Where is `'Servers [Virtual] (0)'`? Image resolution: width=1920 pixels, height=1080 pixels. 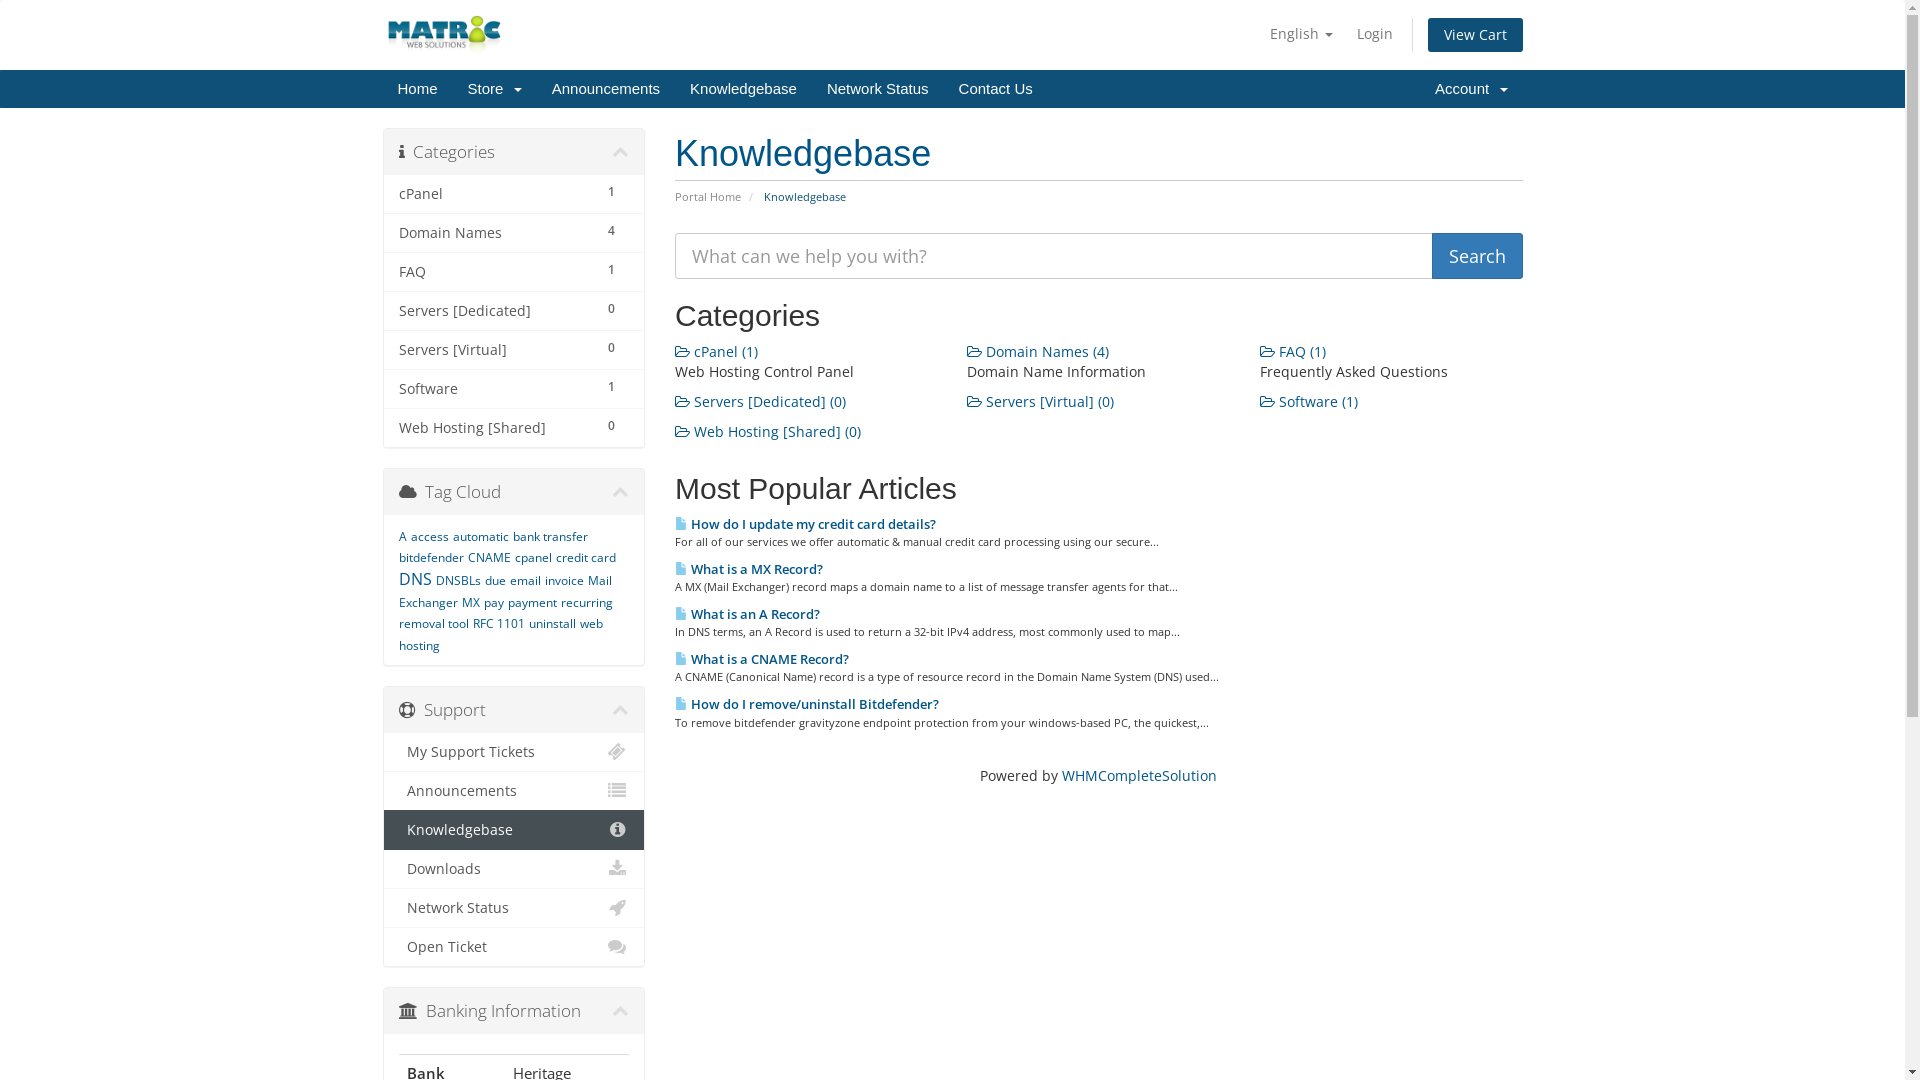
'Servers [Virtual] (0)' is located at coordinates (1040, 401).